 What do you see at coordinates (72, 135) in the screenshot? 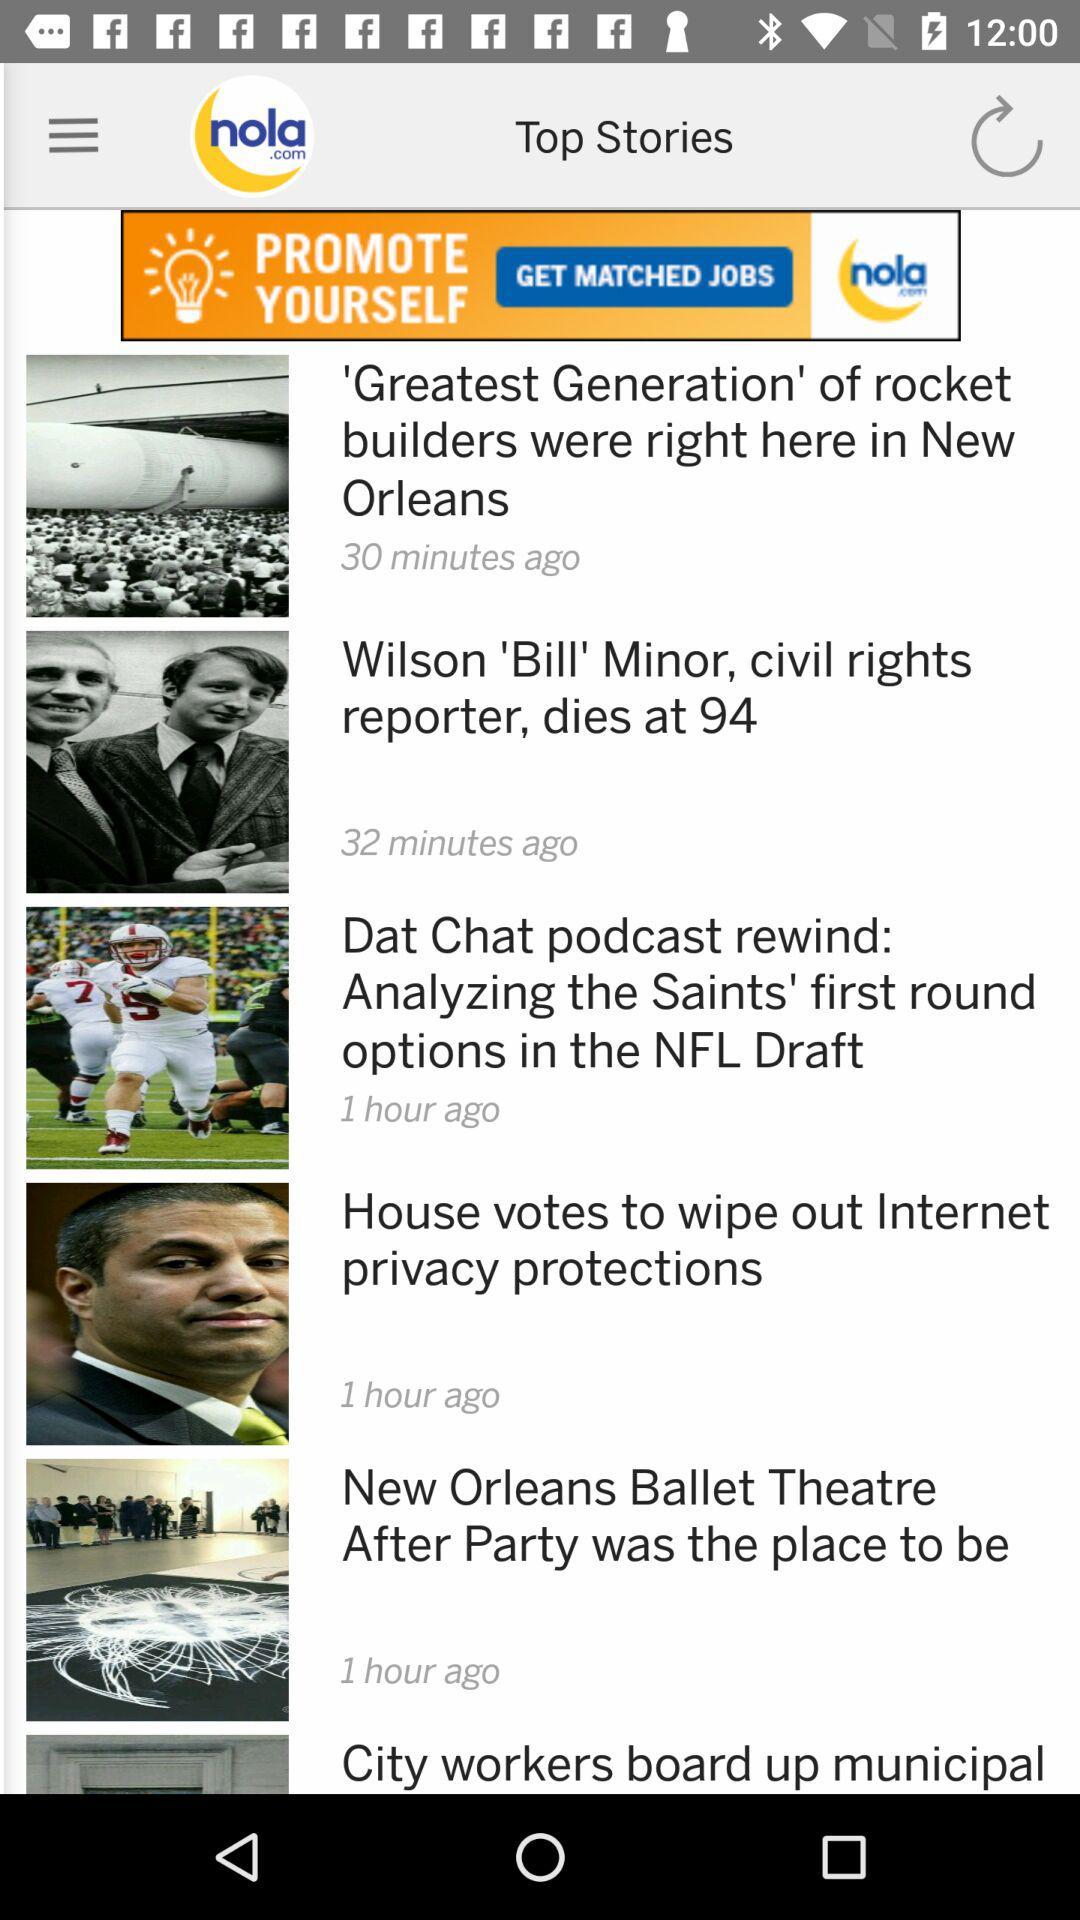
I see `the setting box` at bounding box center [72, 135].